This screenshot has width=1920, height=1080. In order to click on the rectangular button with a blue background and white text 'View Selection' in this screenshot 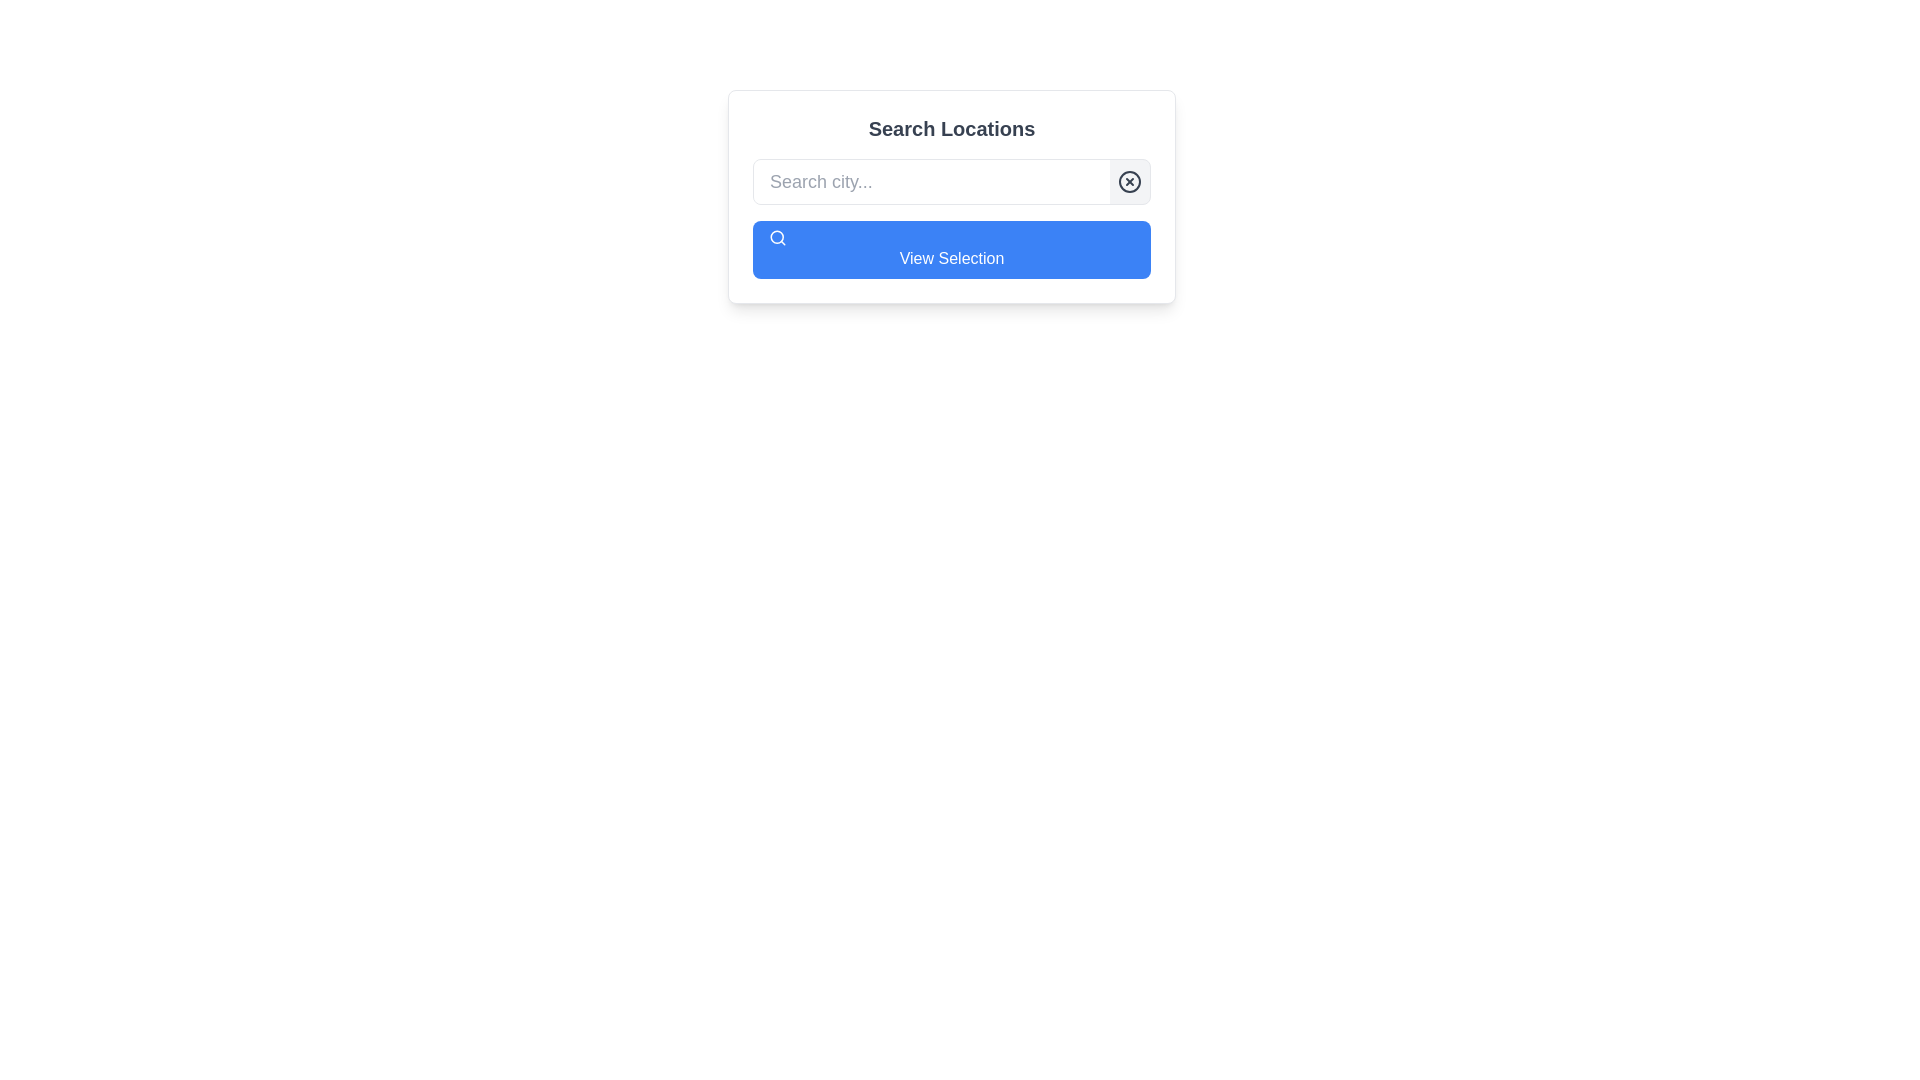, I will do `click(950, 249)`.